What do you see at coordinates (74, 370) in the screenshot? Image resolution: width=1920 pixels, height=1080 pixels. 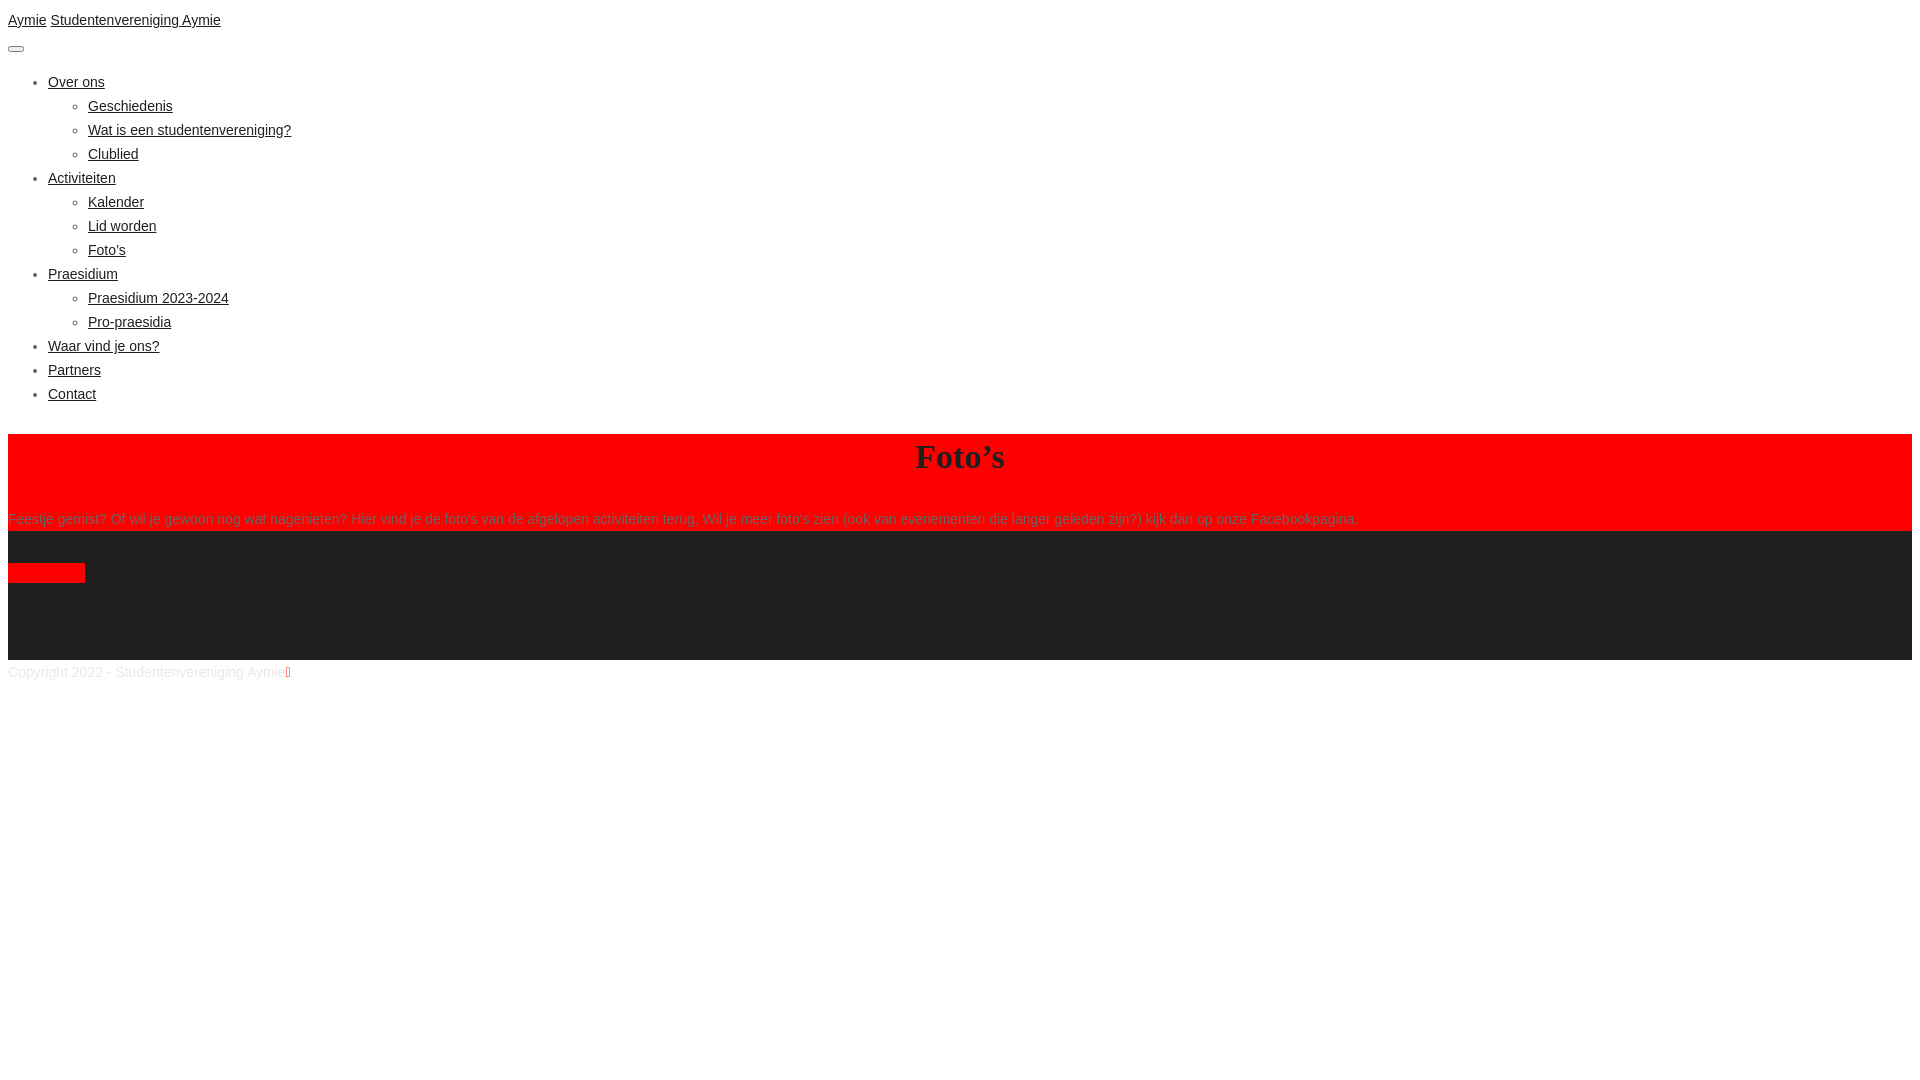 I see `'Partners'` at bounding box center [74, 370].